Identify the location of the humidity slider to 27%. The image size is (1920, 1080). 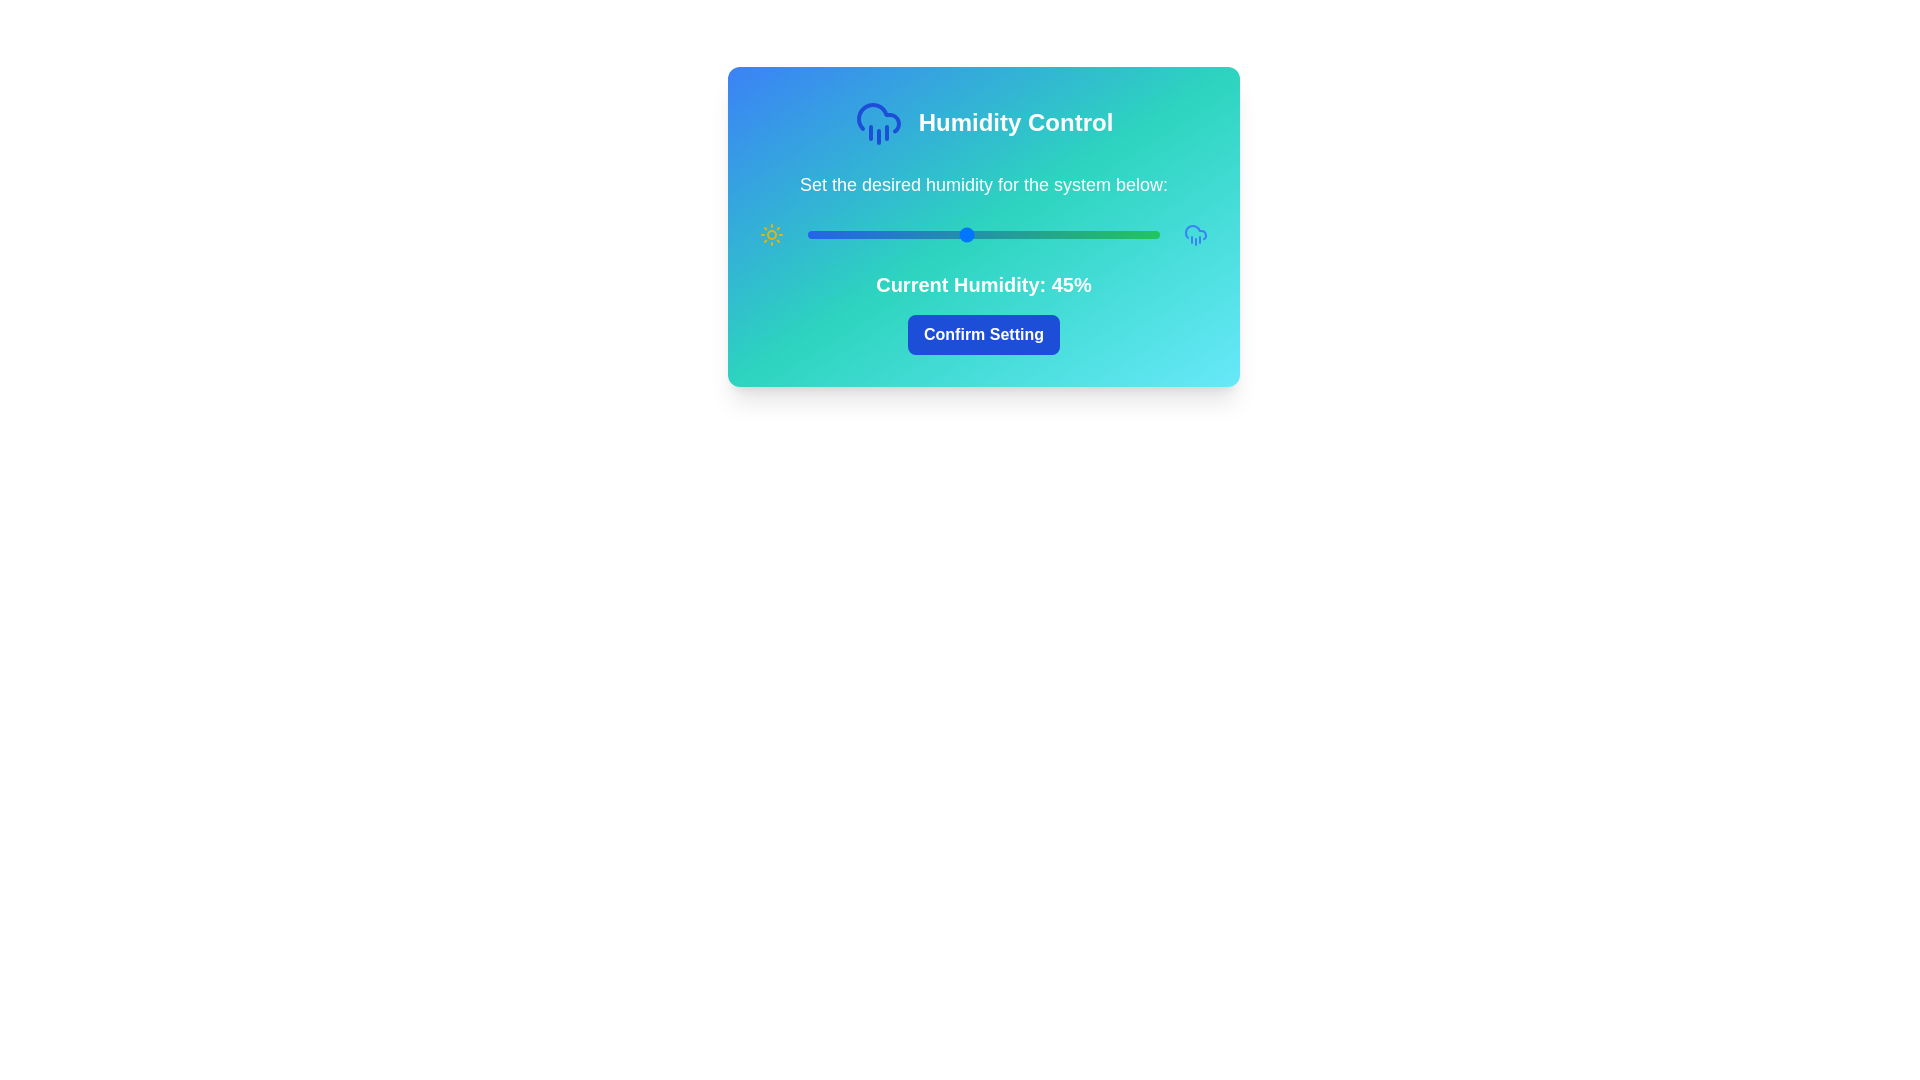
(901, 234).